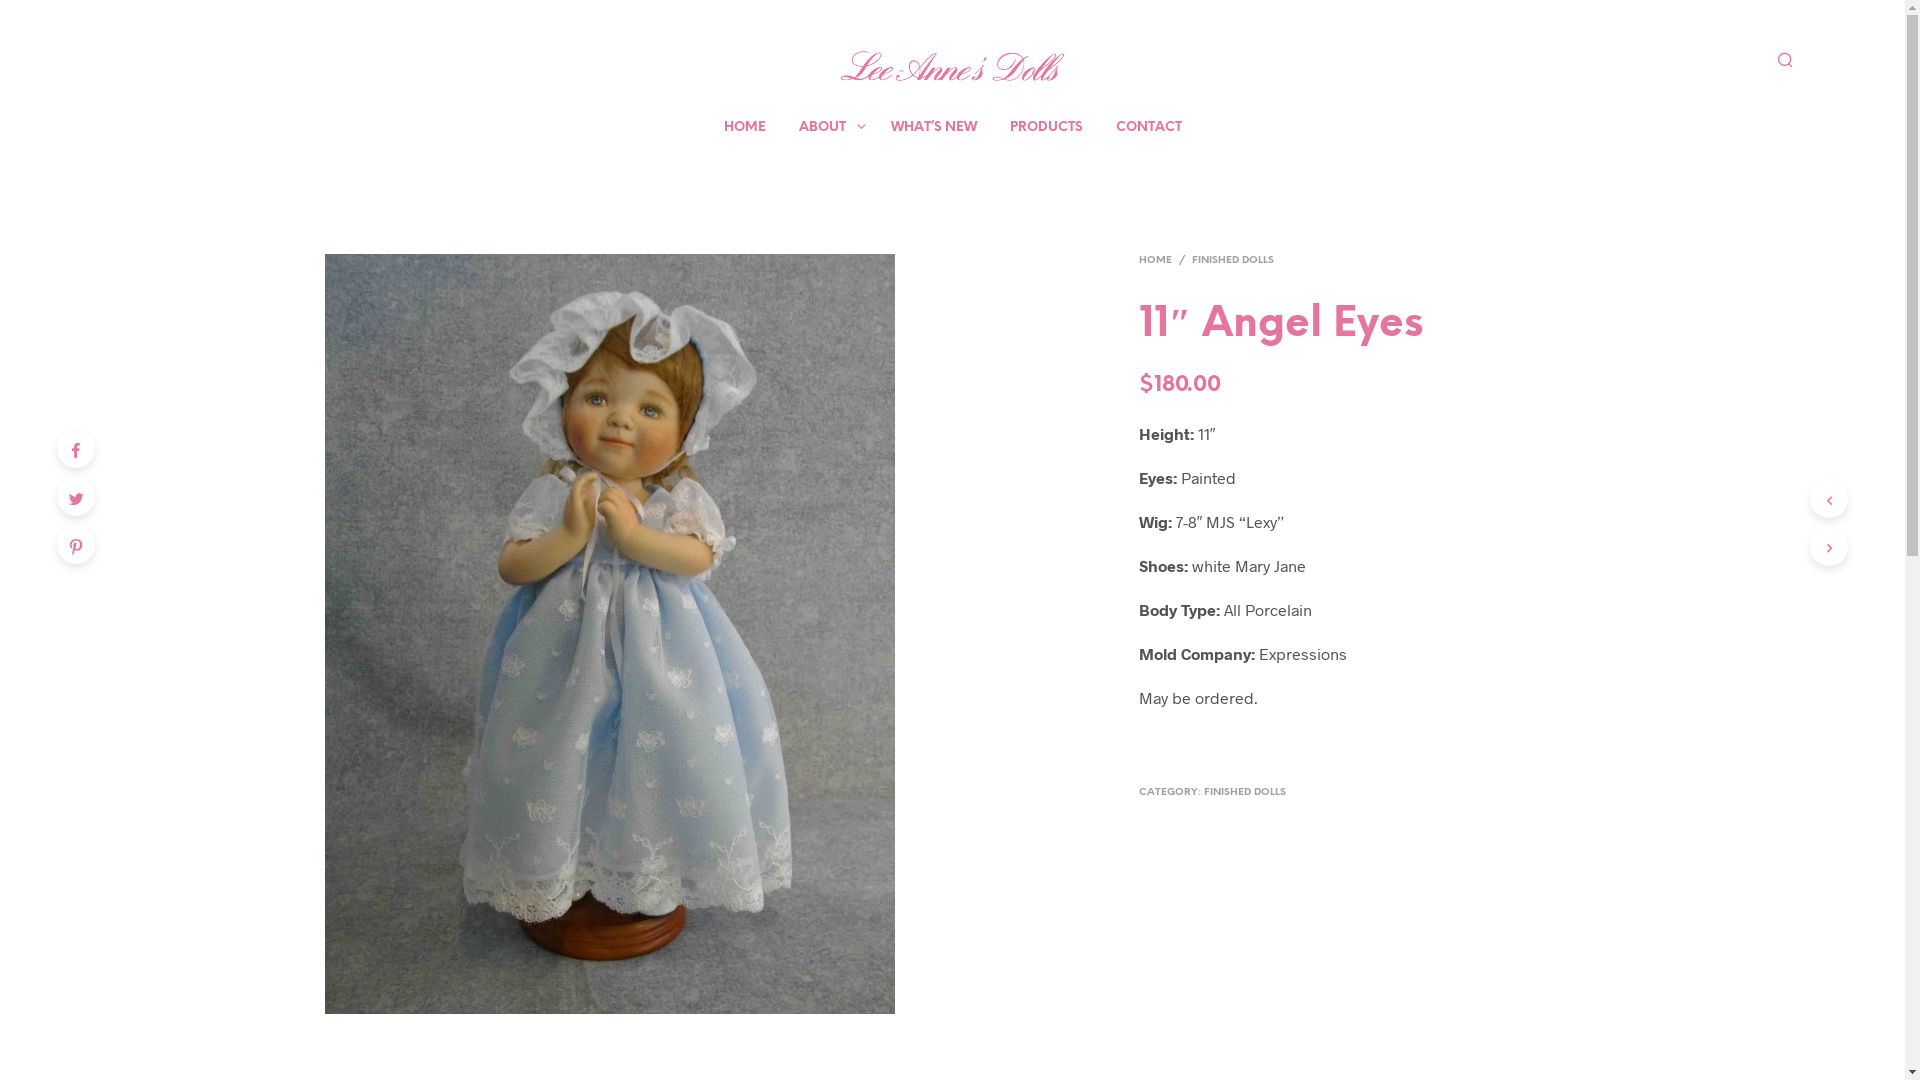 The width and height of the screenshot is (1920, 1080). Describe the element at coordinates (822, 127) in the screenshot. I see `'ABOUT'` at that location.